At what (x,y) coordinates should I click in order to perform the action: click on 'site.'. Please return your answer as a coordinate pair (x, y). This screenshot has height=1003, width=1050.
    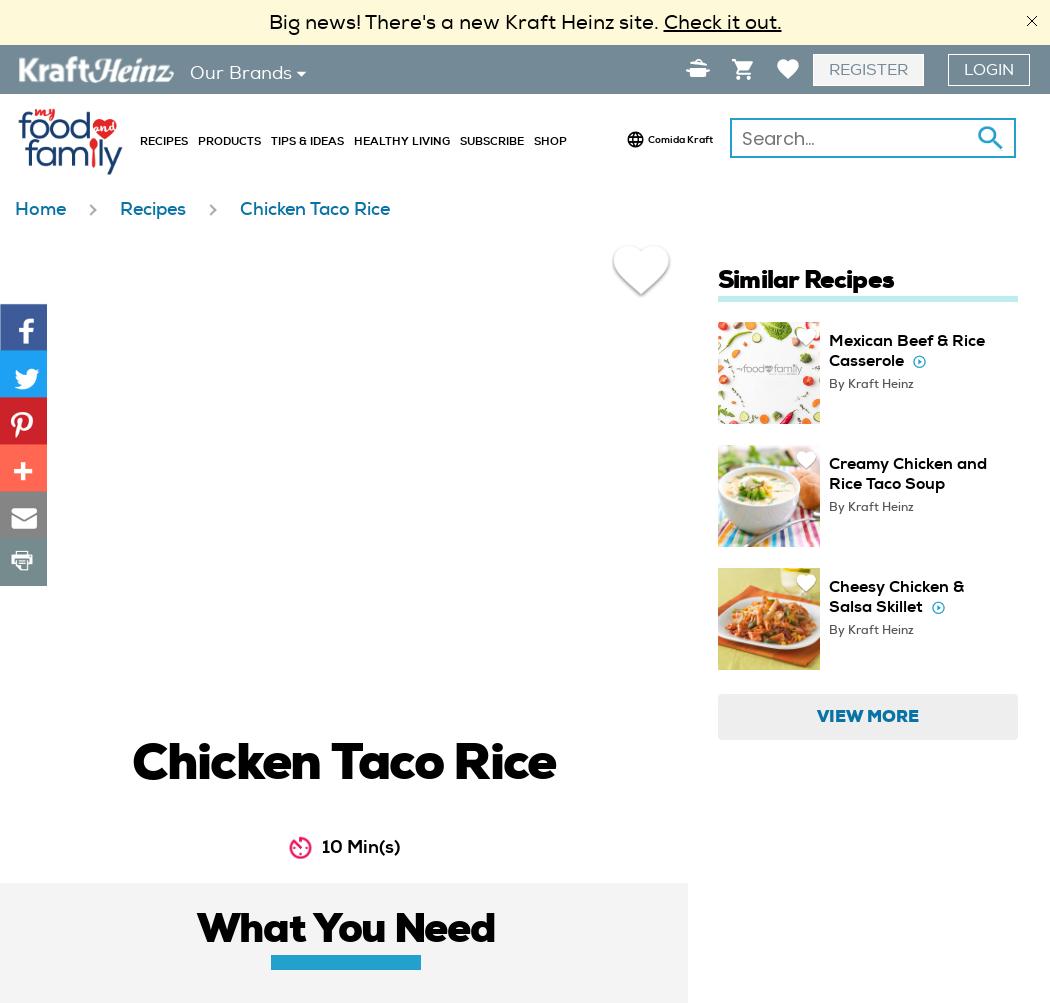
    Looking at the image, I should click on (637, 22).